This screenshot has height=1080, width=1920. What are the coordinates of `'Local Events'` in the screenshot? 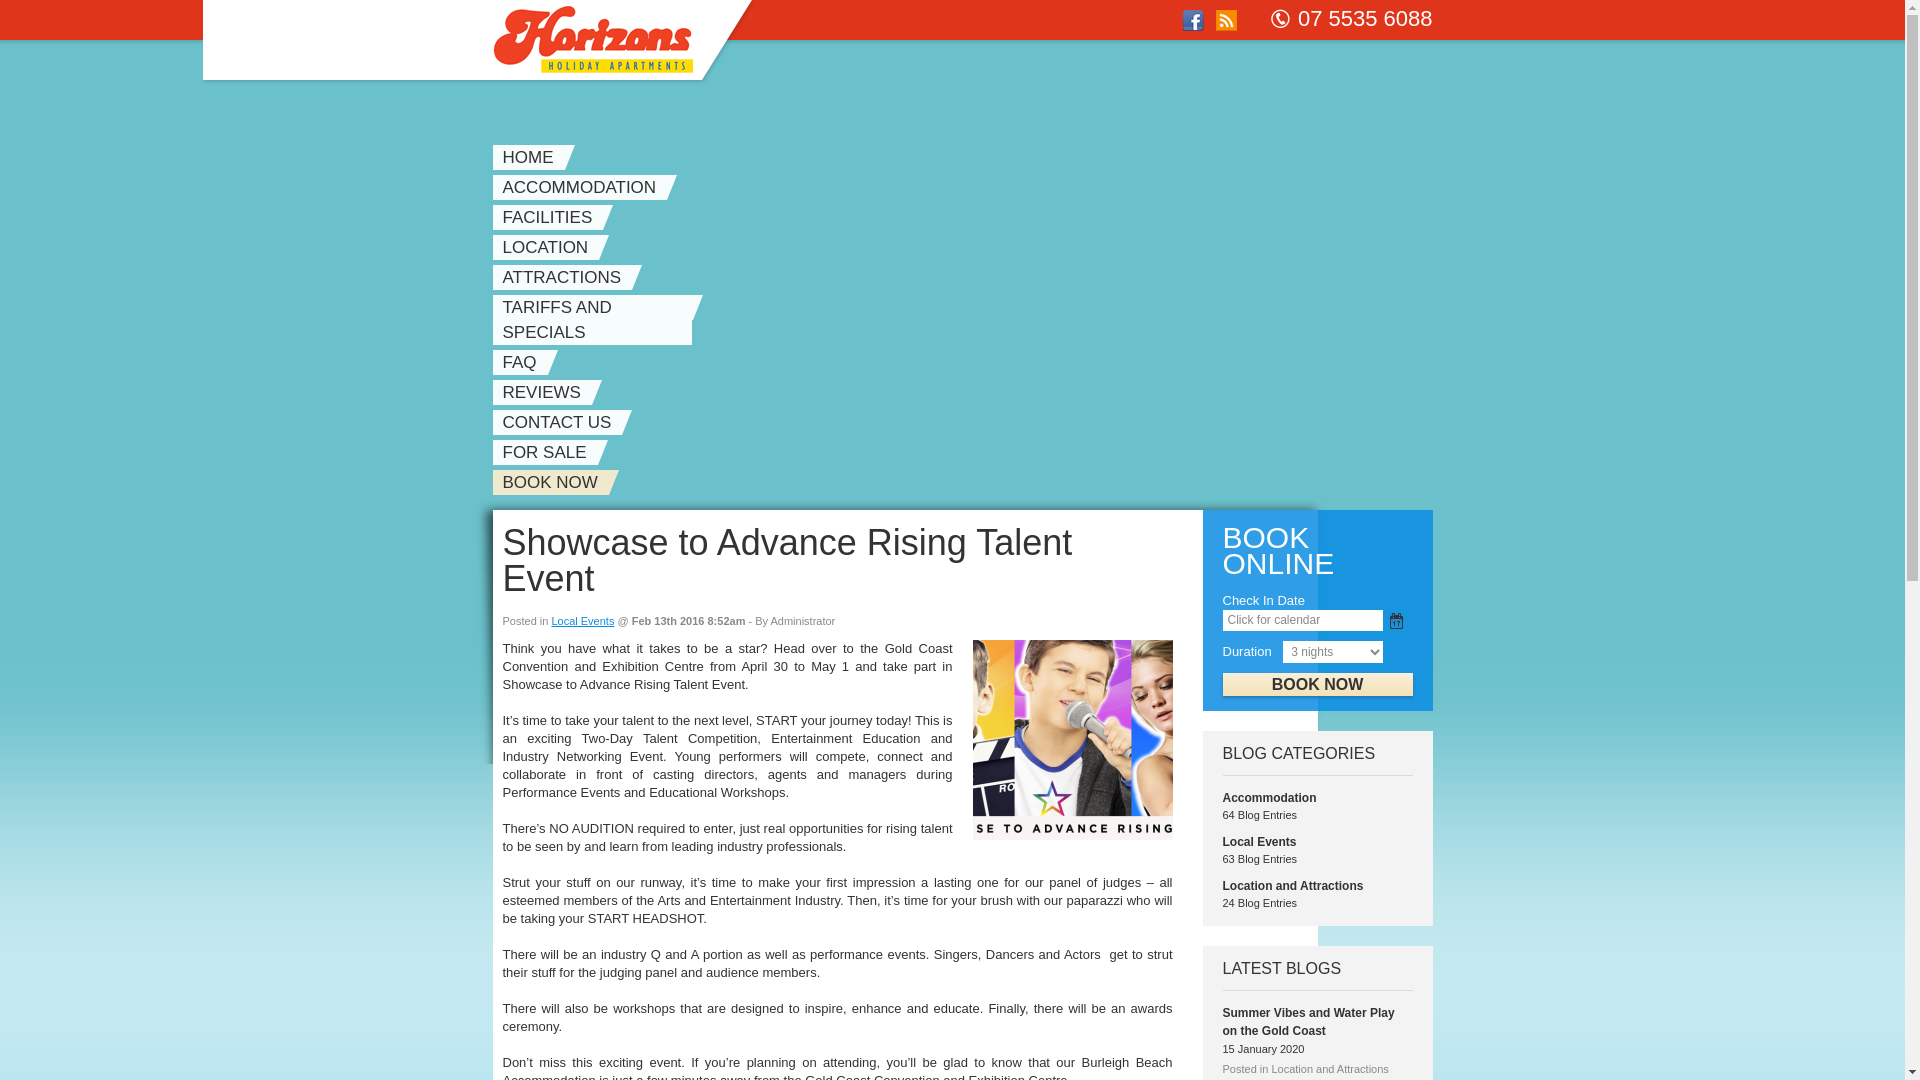 It's located at (1257, 841).